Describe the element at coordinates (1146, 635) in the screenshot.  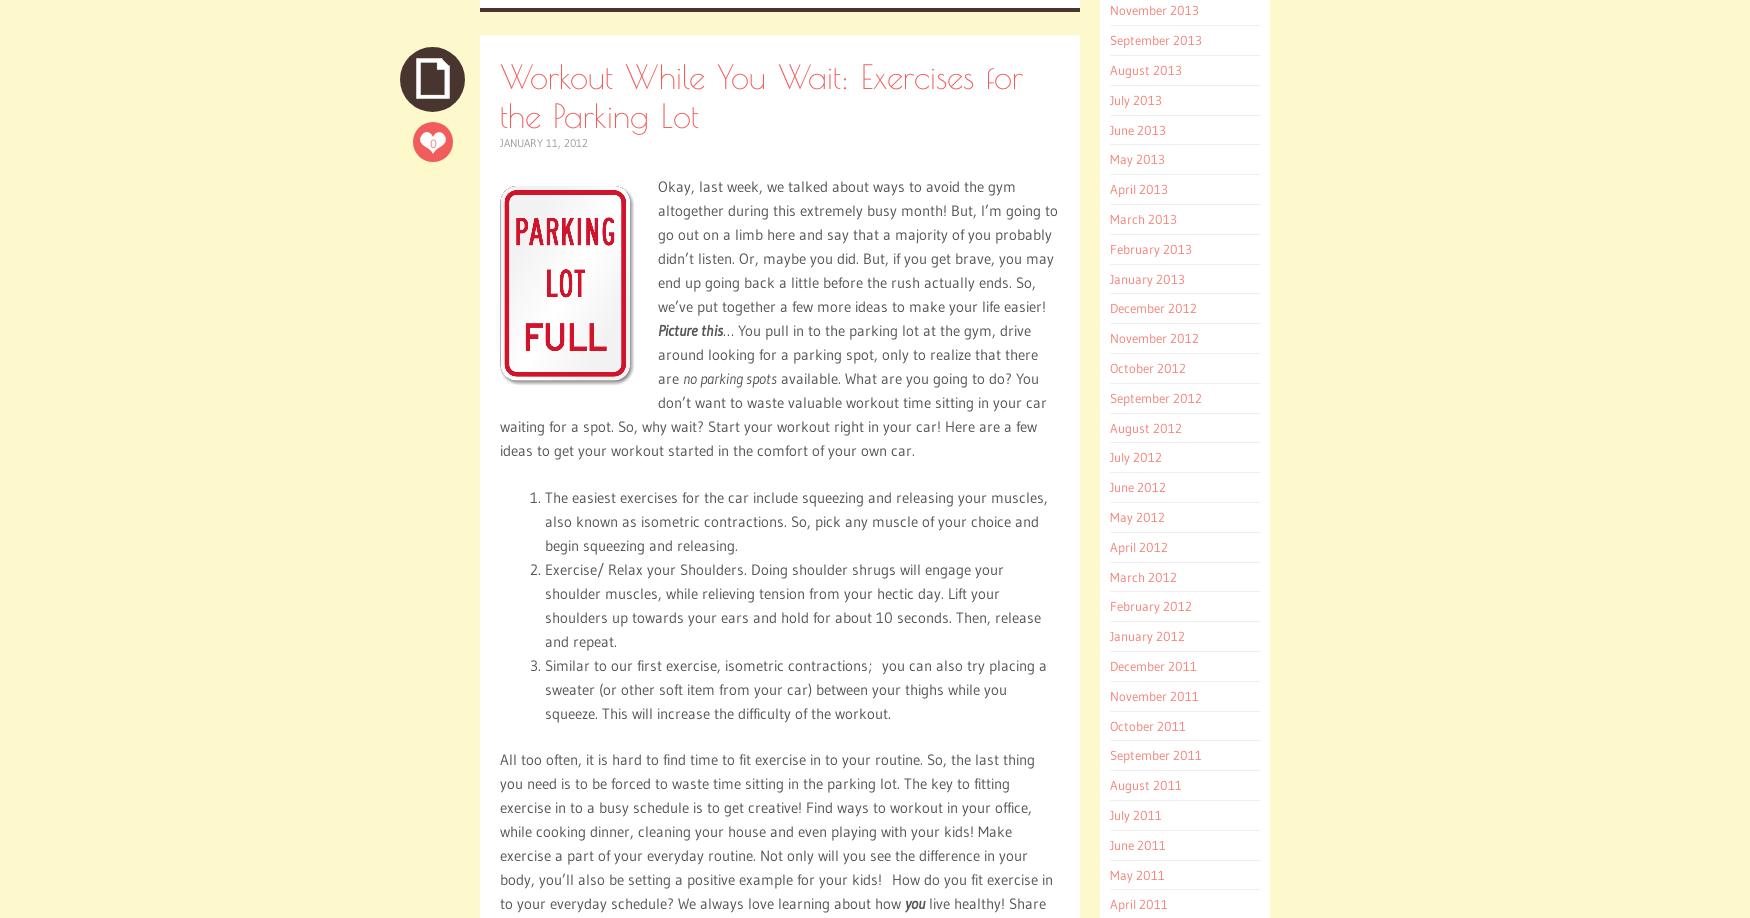
I see `'January 2012'` at that location.